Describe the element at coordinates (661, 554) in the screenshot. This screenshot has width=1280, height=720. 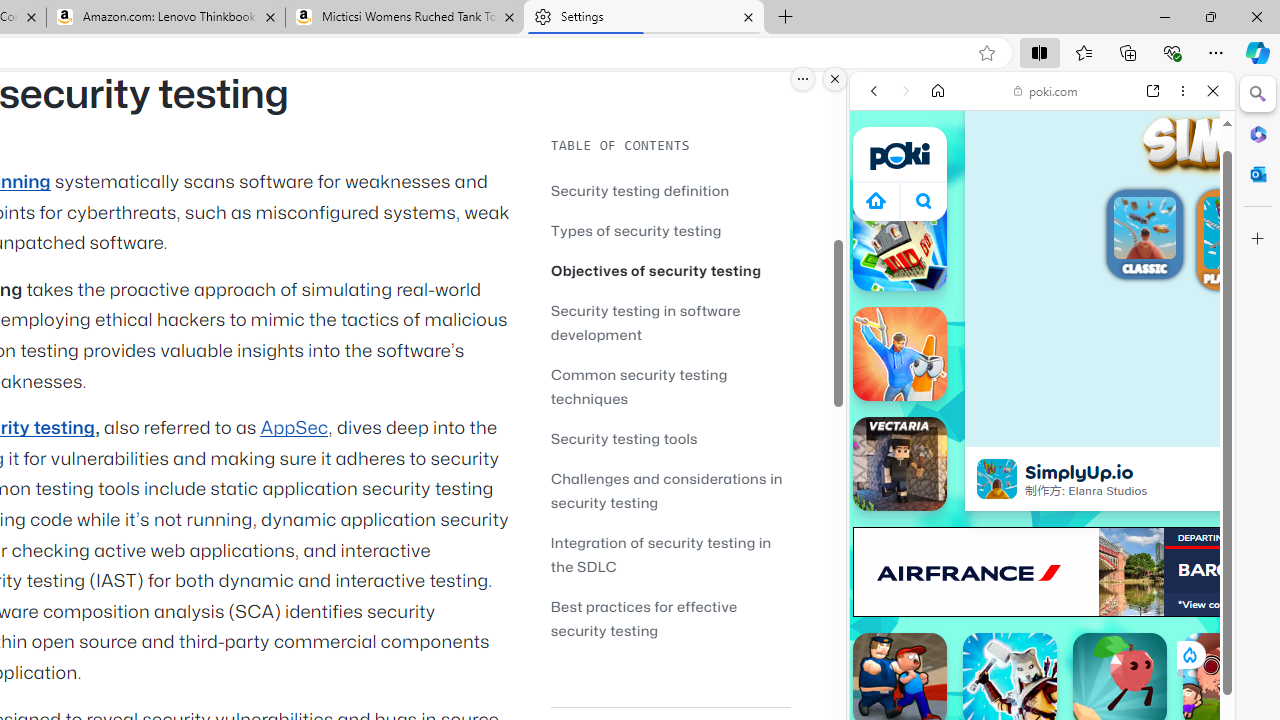
I see `'Integration of security testing in the SDLC'` at that location.